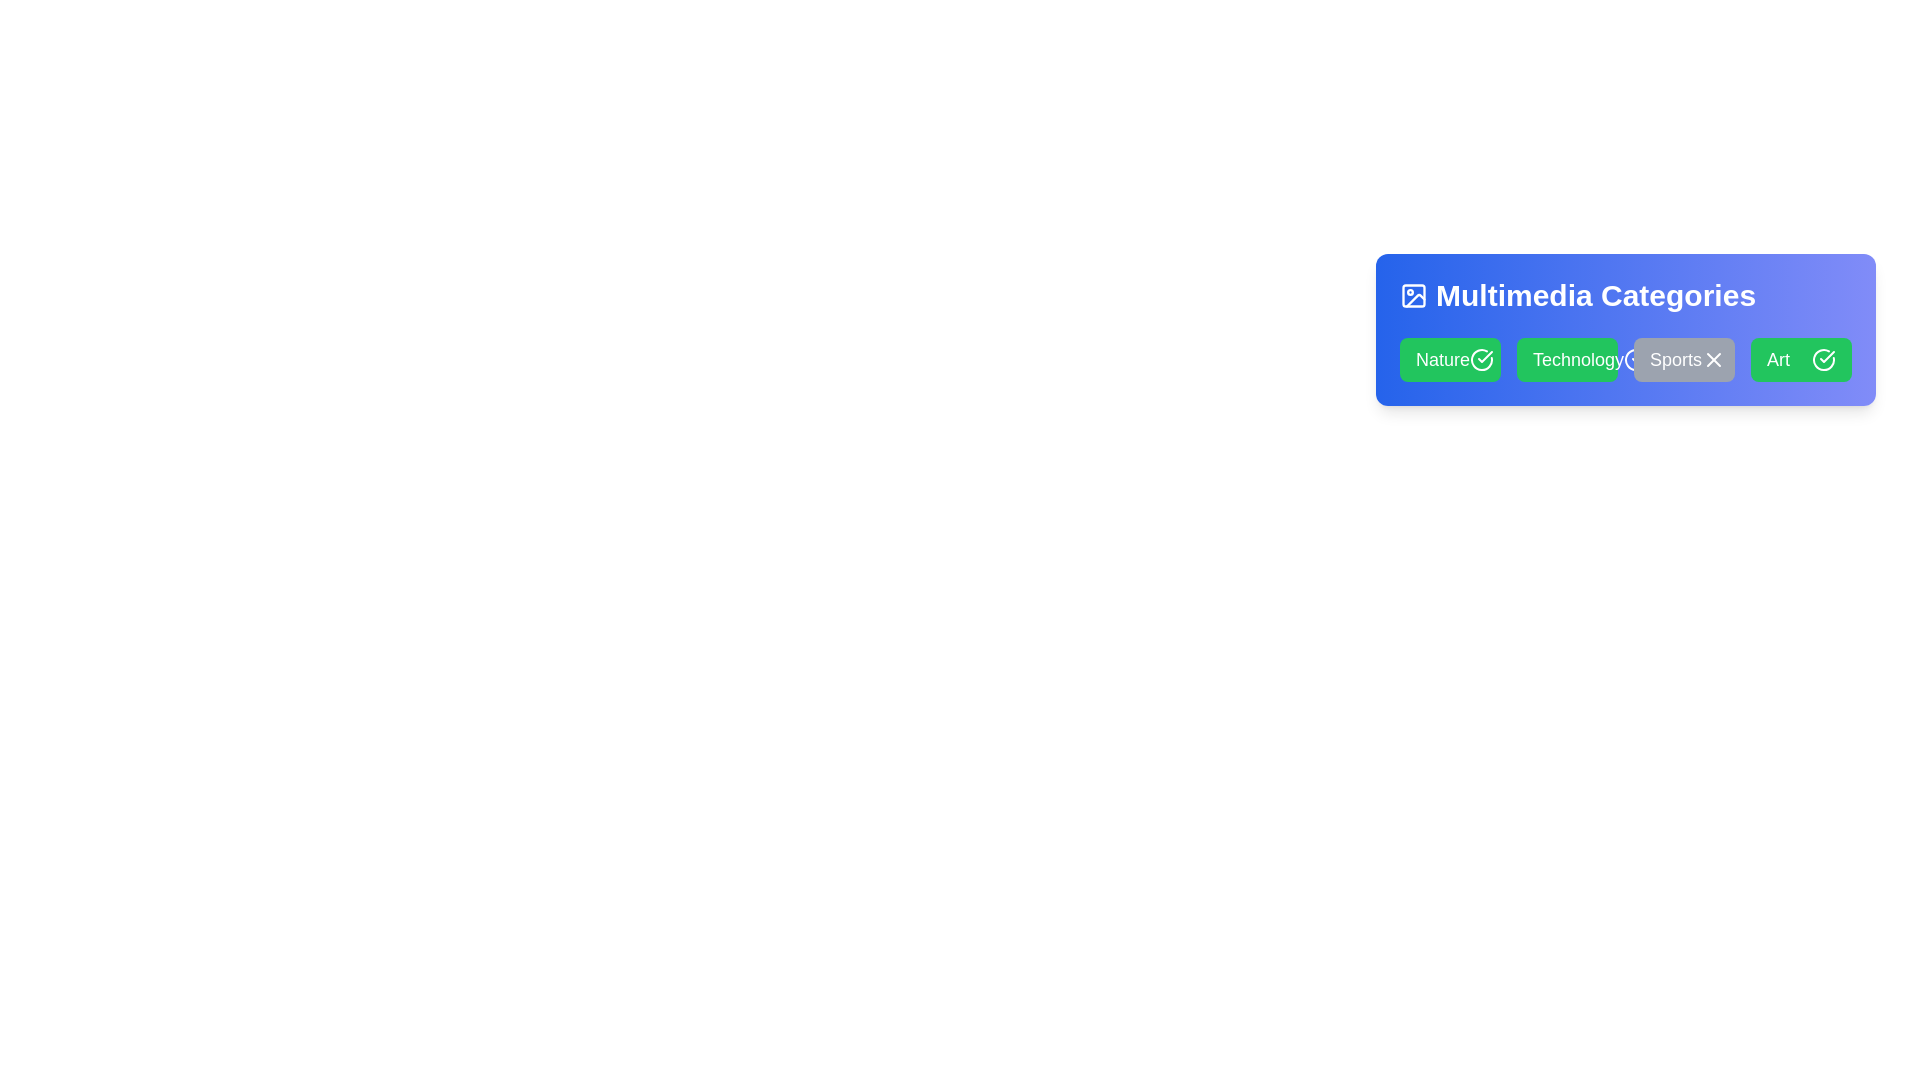 This screenshot has height=1080, width=1920. I want to click on the checkmark icon on the green 'Technology' button, so click(1636, 358).